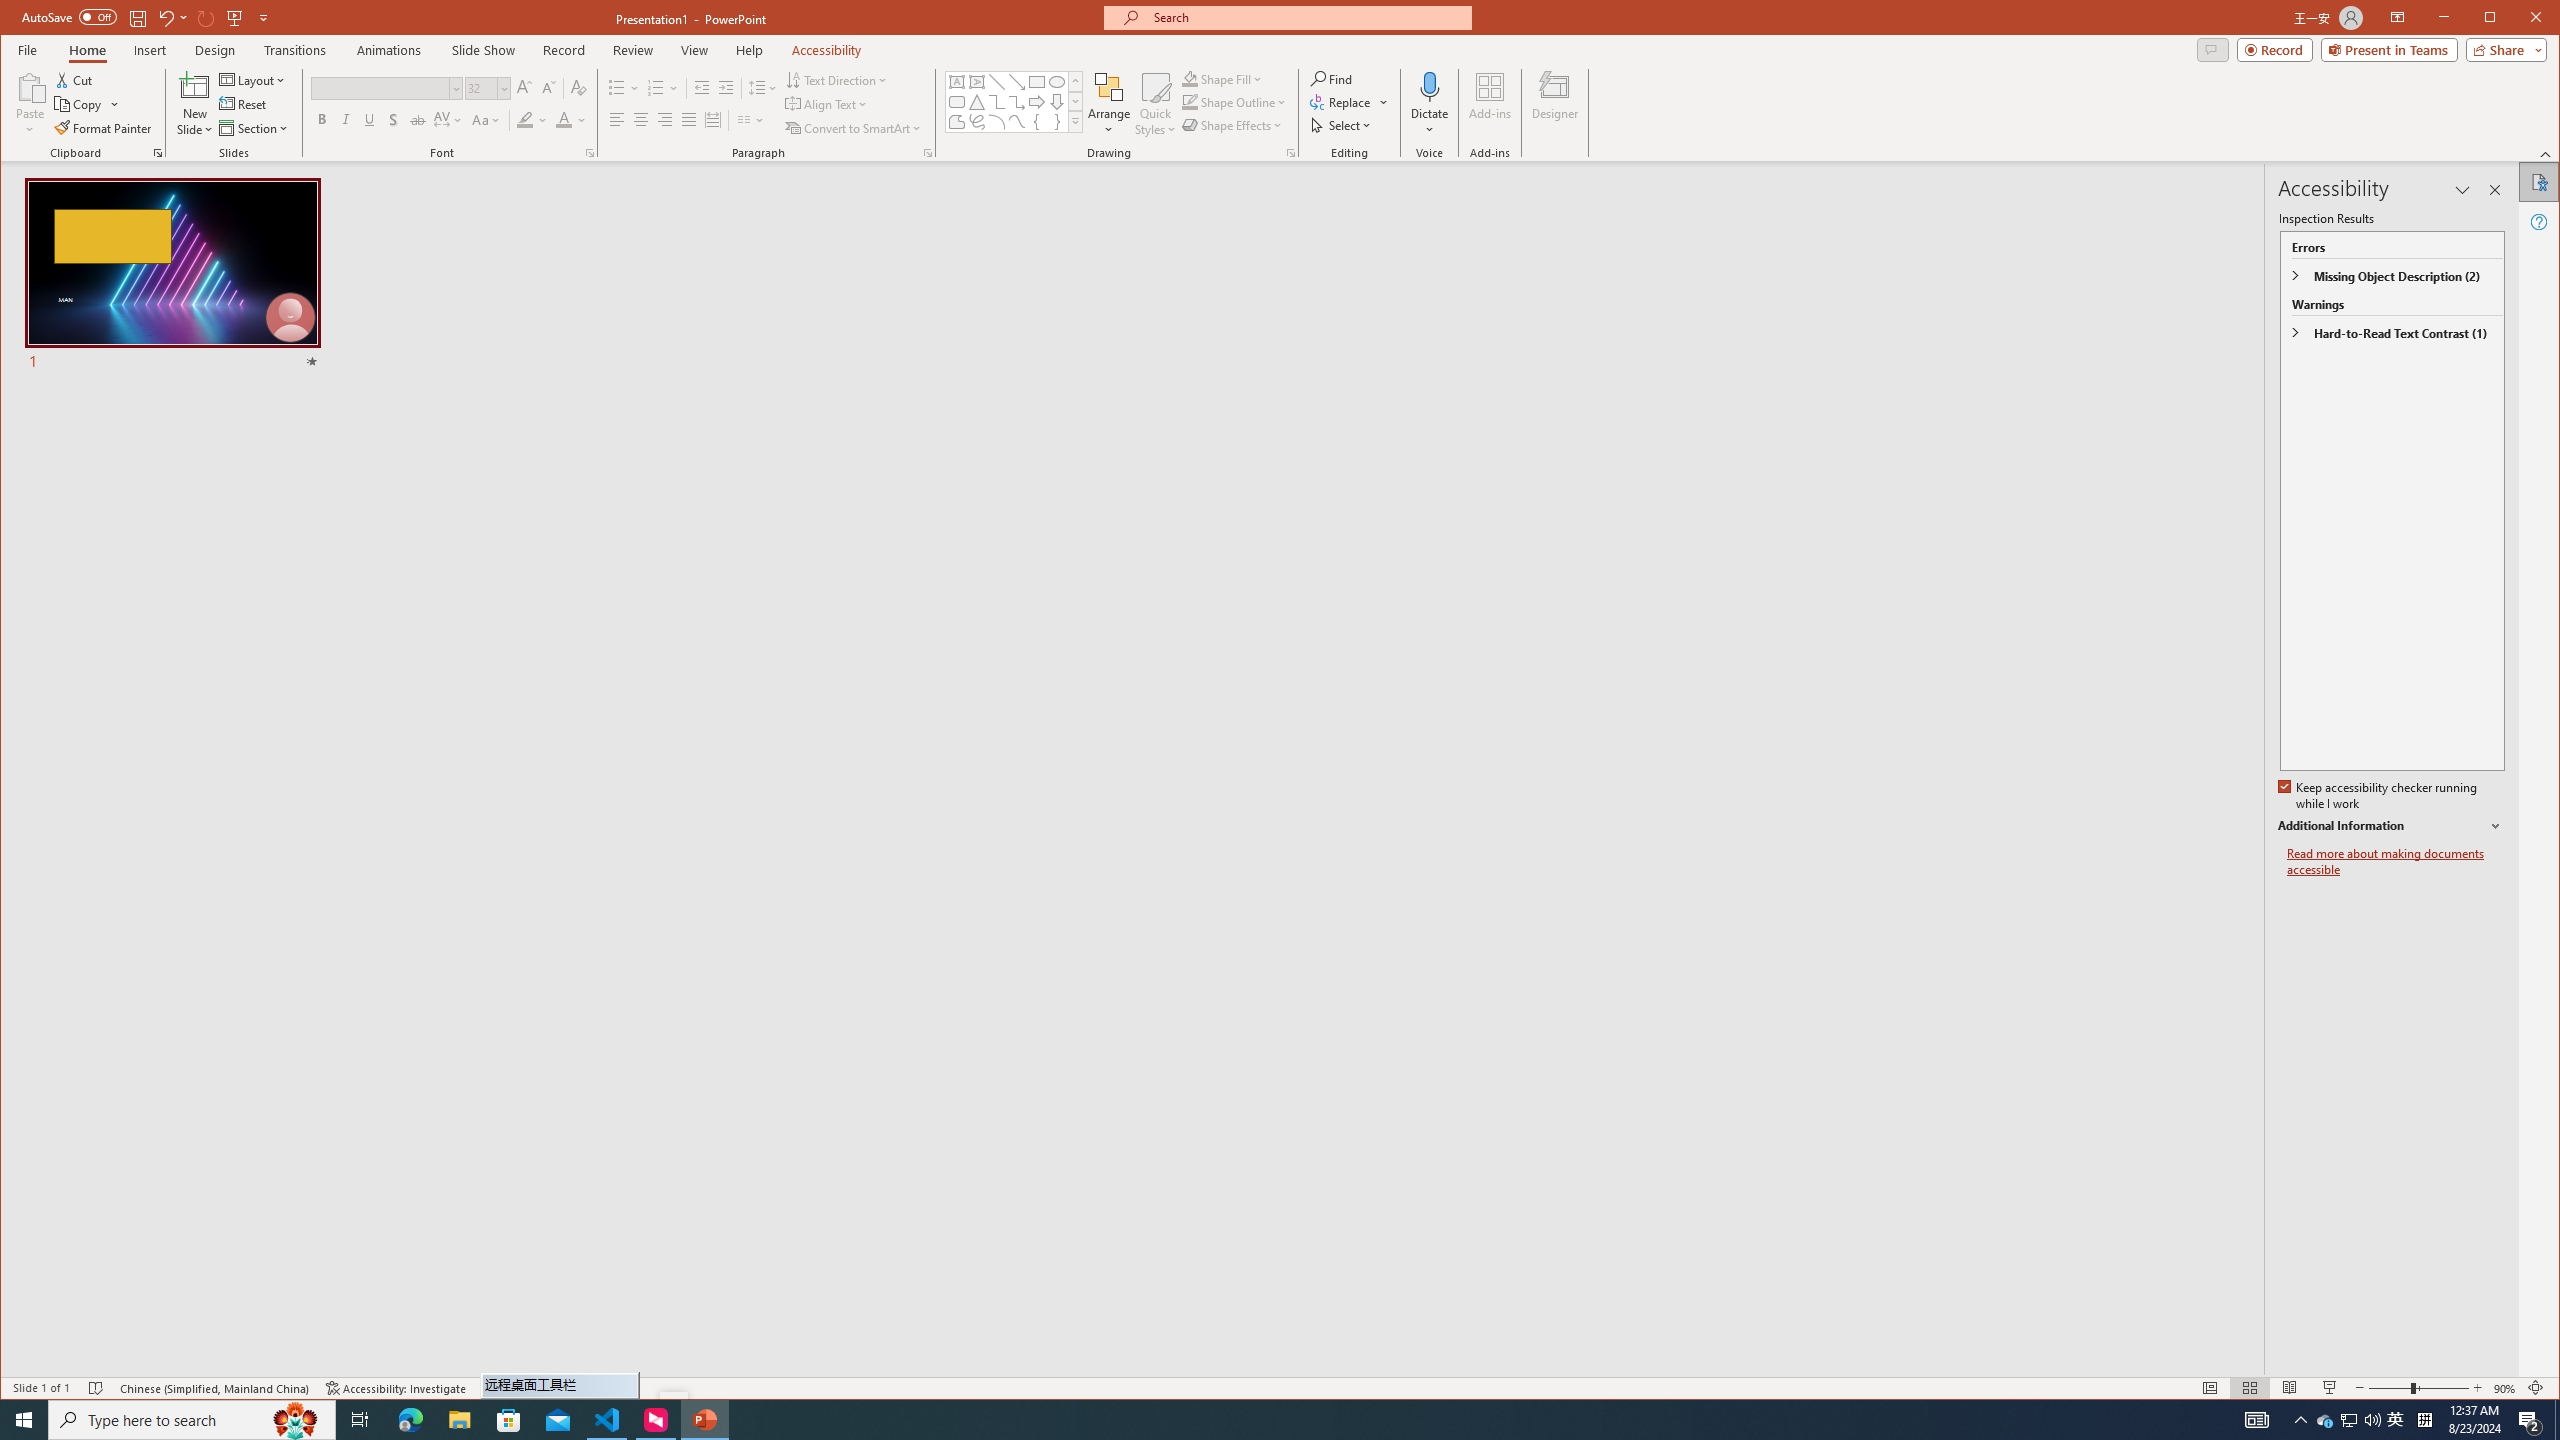 The width and height of the screenshot is (2560, 1440). Describe the element at coordinates (2503, 1387) in the screenshot. I see `'Zoom 90%'` at that location.